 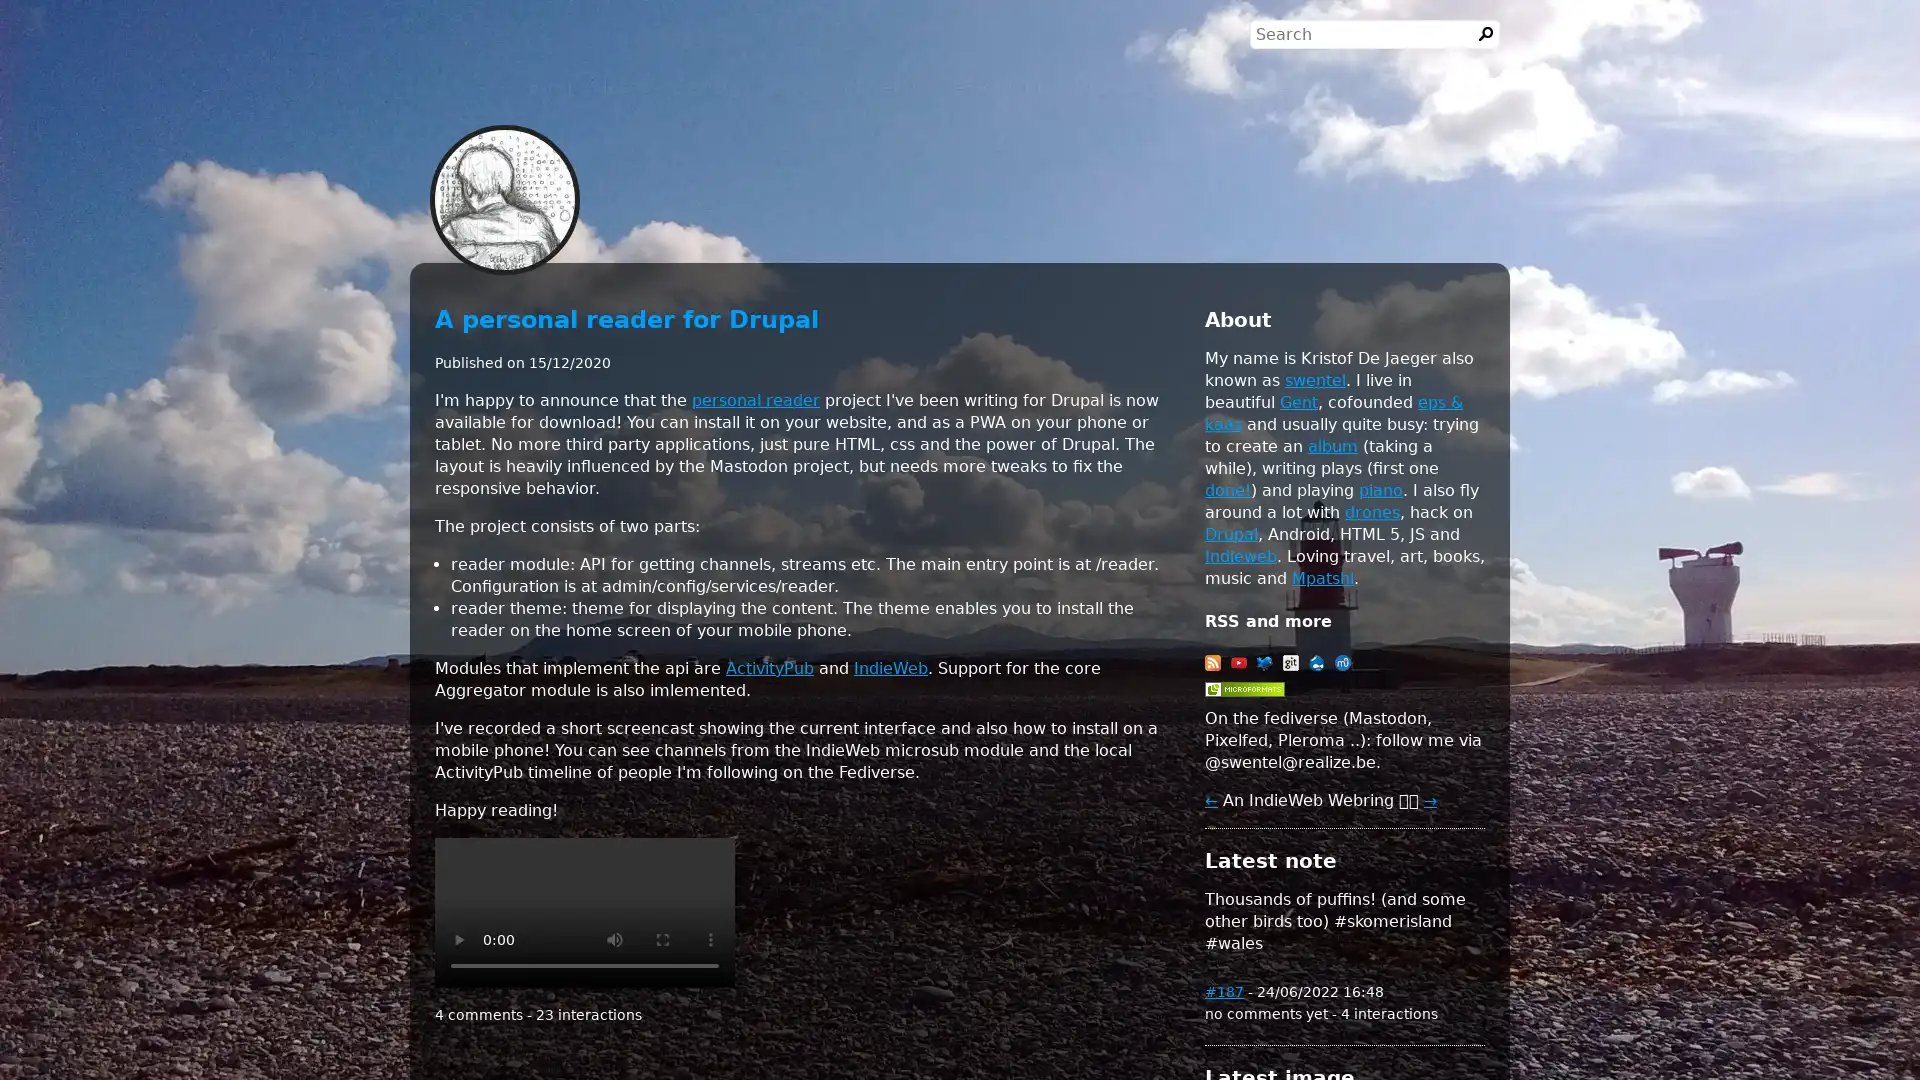 I want to click on Search, so click(x=1486, y=34).